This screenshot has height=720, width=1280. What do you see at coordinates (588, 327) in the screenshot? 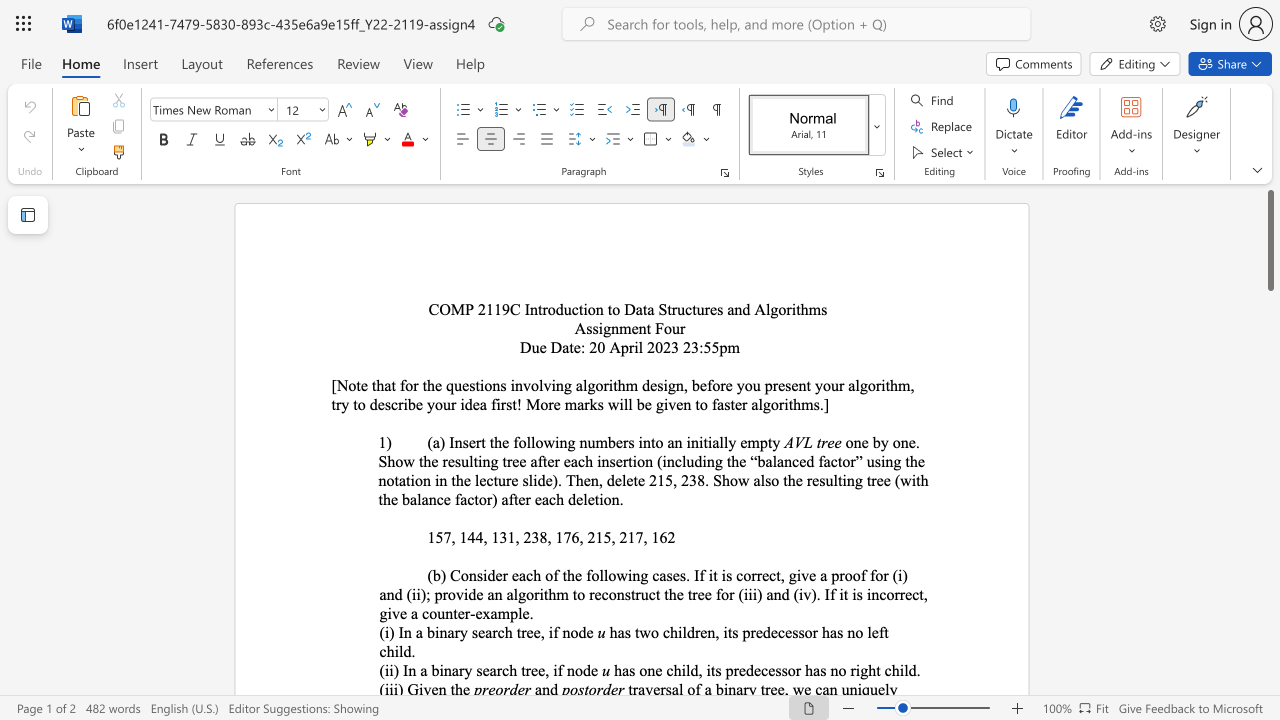
I see `the 1th character "s" in the text` at bounding box center [588, 327].